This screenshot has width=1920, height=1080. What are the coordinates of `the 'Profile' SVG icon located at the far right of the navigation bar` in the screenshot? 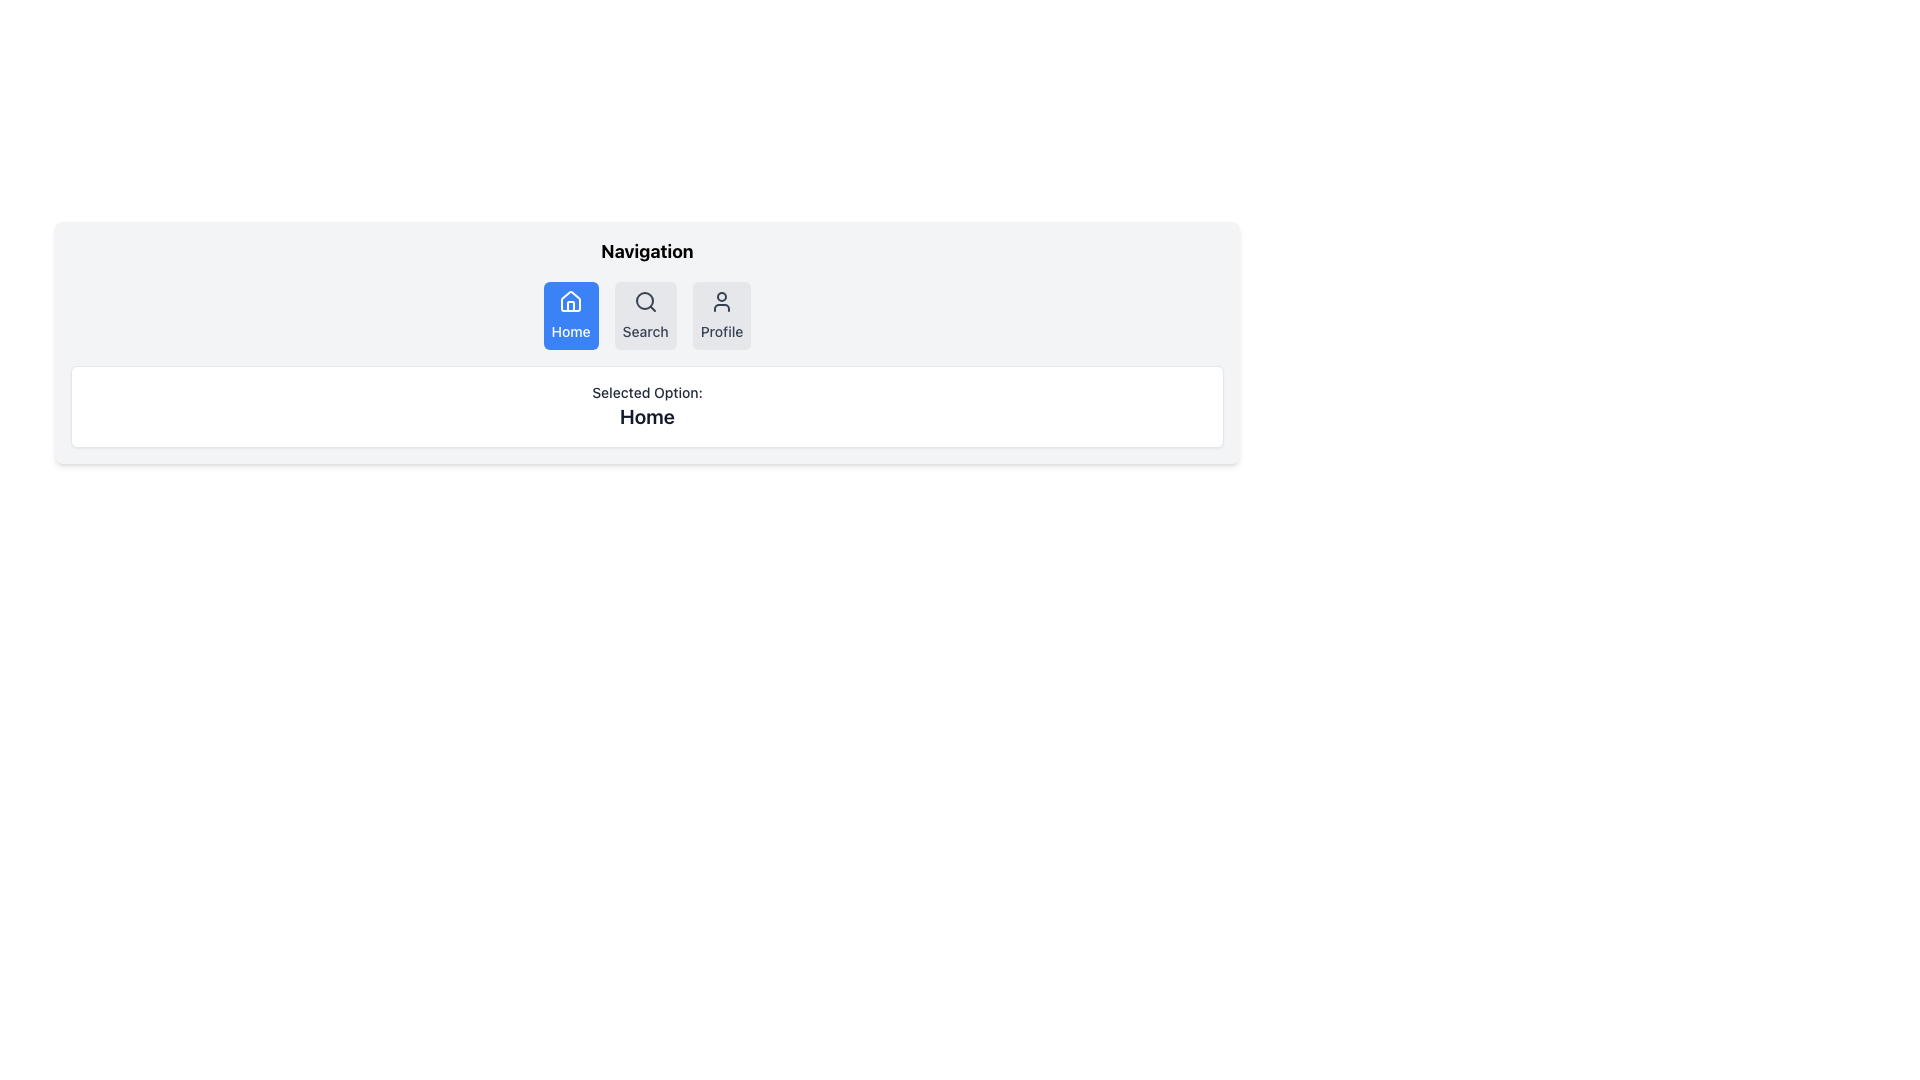 It's located at (720, 301).